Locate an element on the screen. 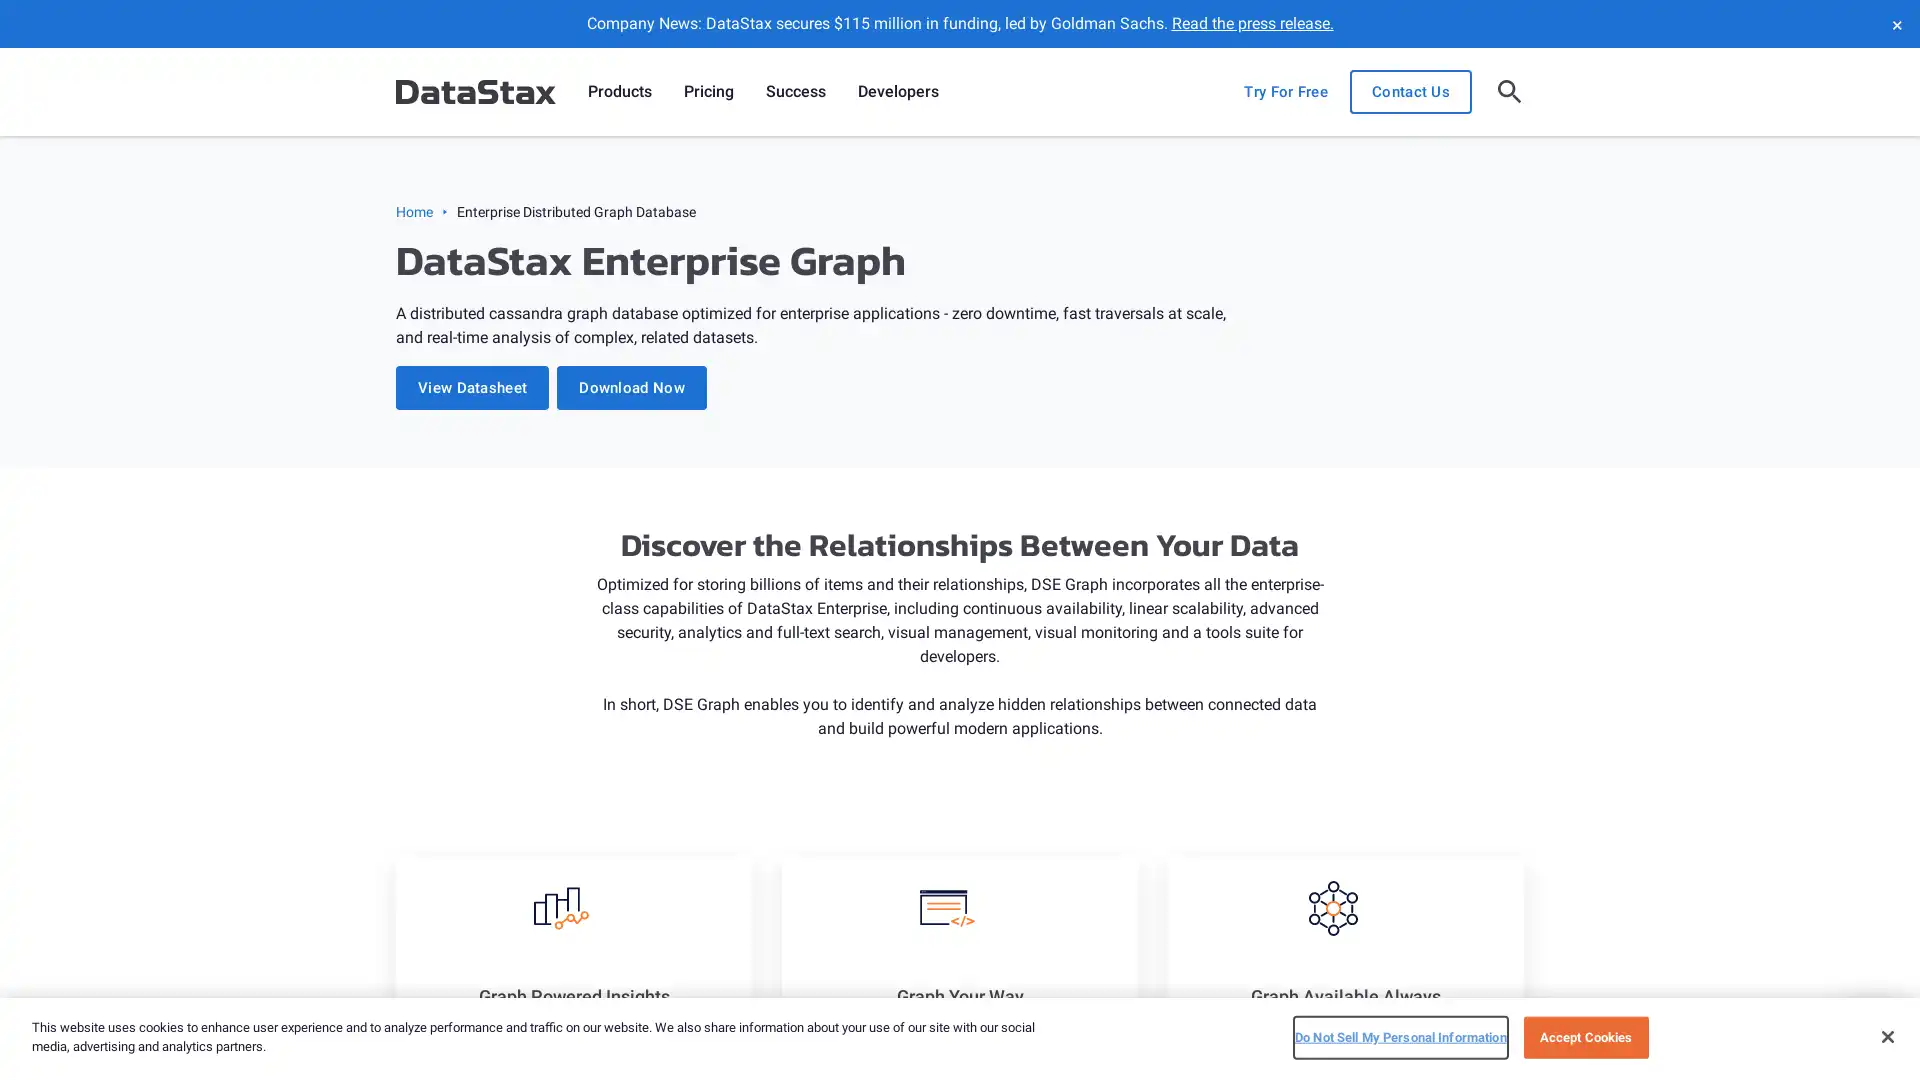 The height and width of the screenshot is (1080, 1920). Open Intercom Messenger is located at coordinates (1869, 1029).